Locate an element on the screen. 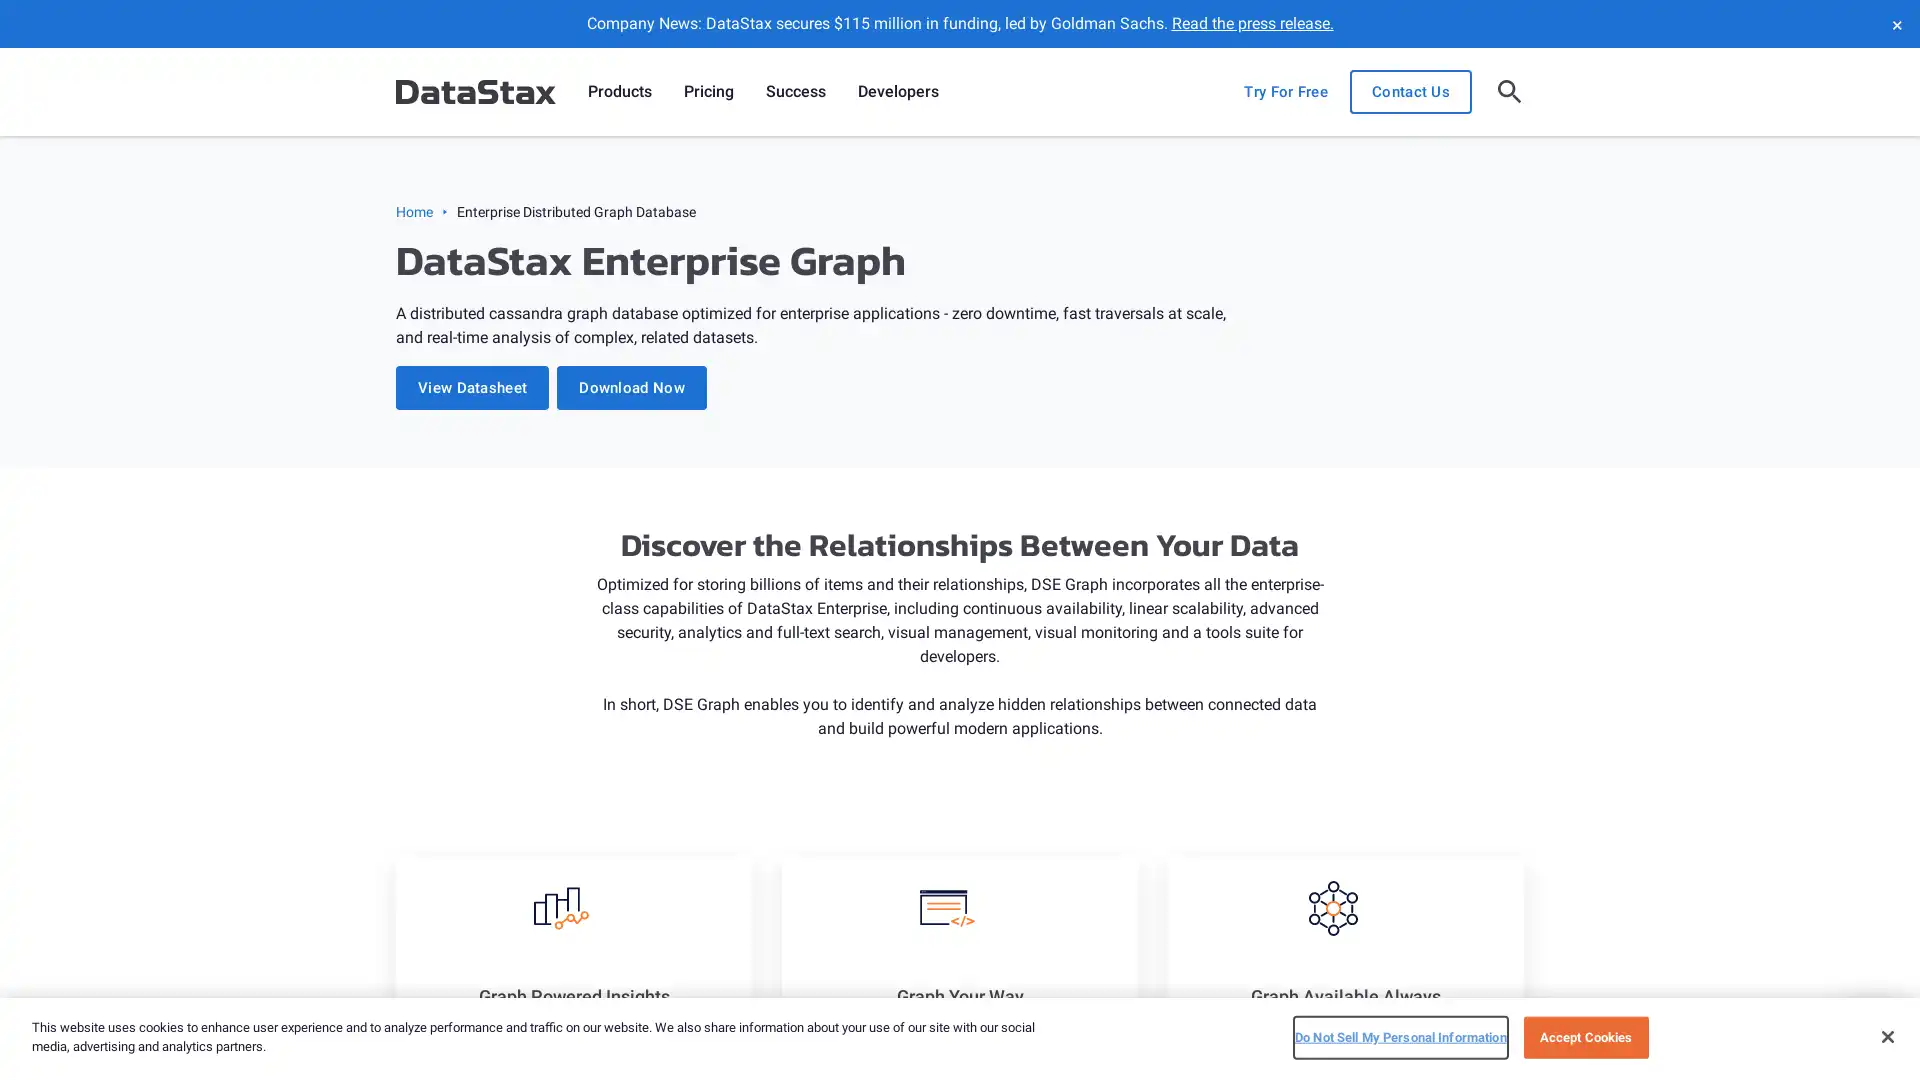 The height and width of the screenshot is (1080, 1920). Open Intercom Messenger is located at coordinates (1869, 1029).